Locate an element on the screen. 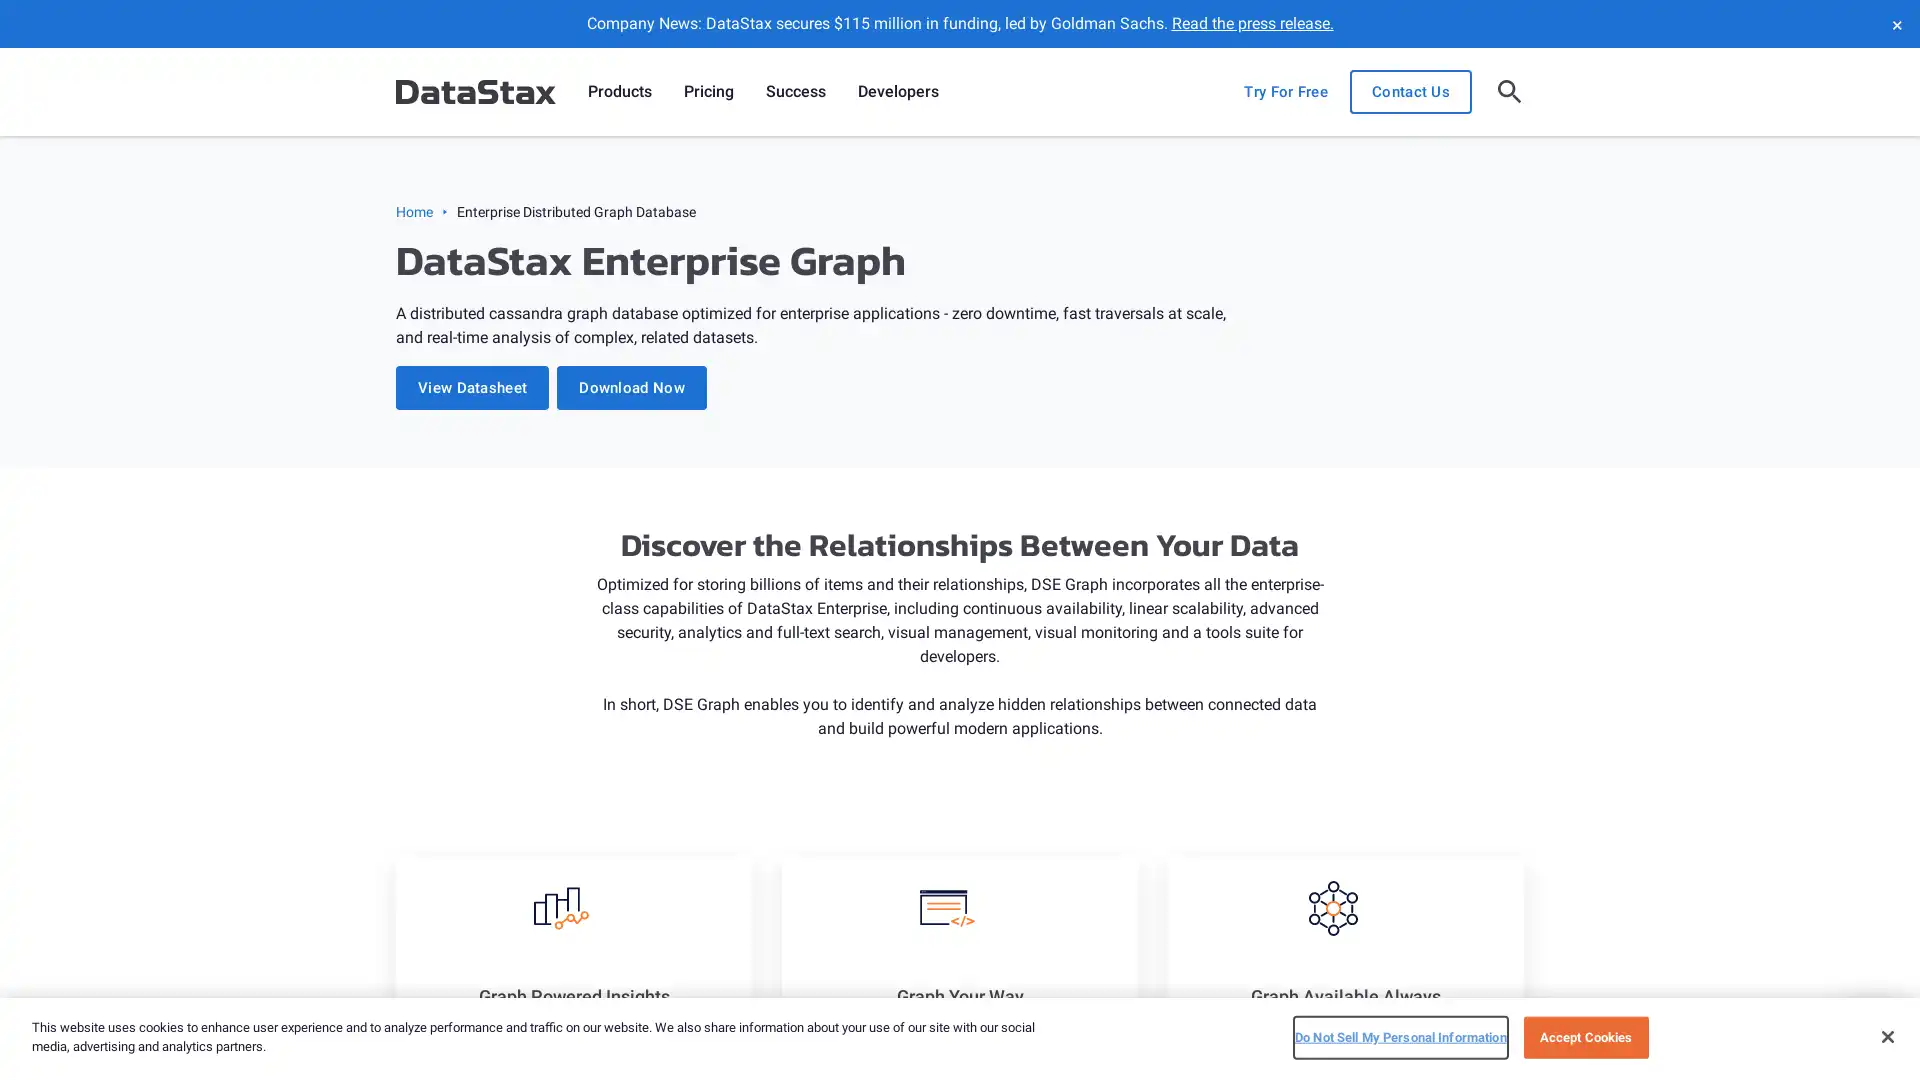 The height and width of the screenshot is (1080, 1920). Open Intercom Messenger is located at coordinates (1869, 1029).